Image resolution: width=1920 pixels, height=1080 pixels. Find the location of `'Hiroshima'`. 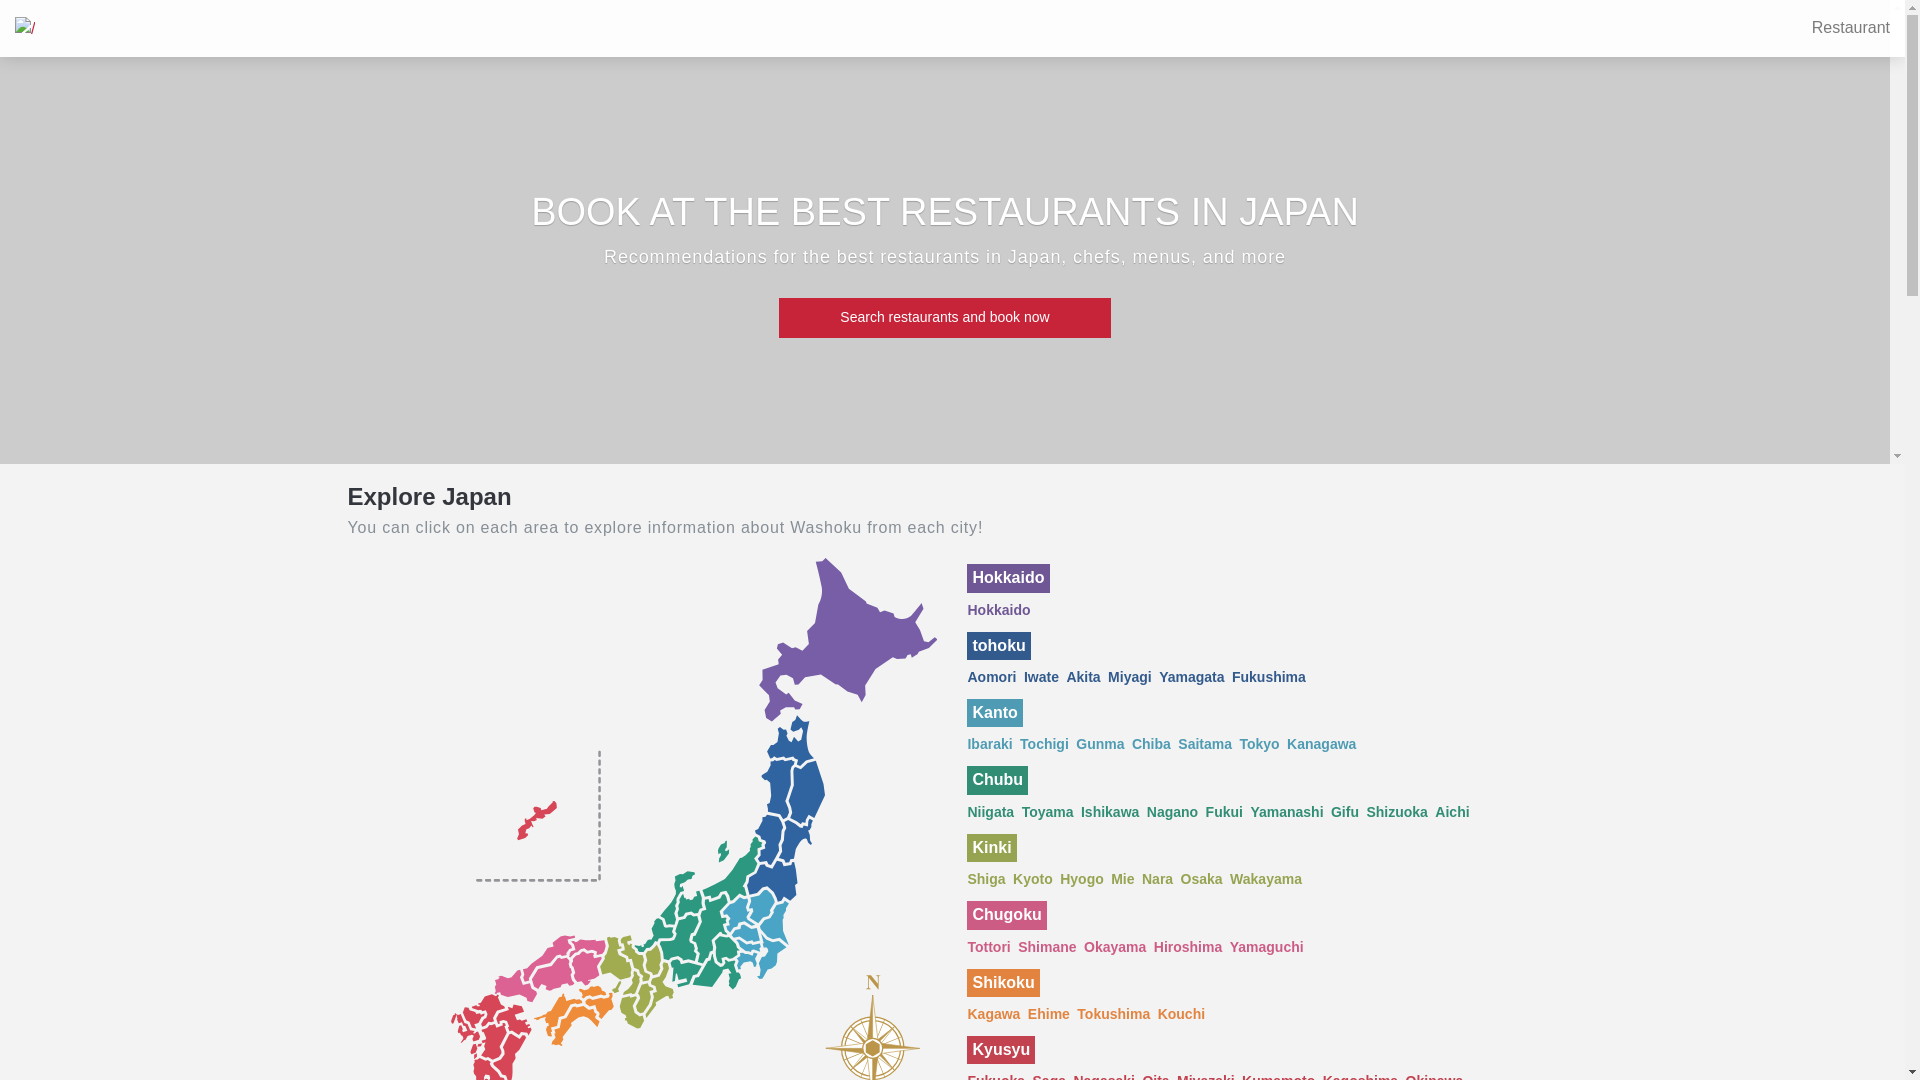

'Hiroshima' is located at coordinates (1188, 946).